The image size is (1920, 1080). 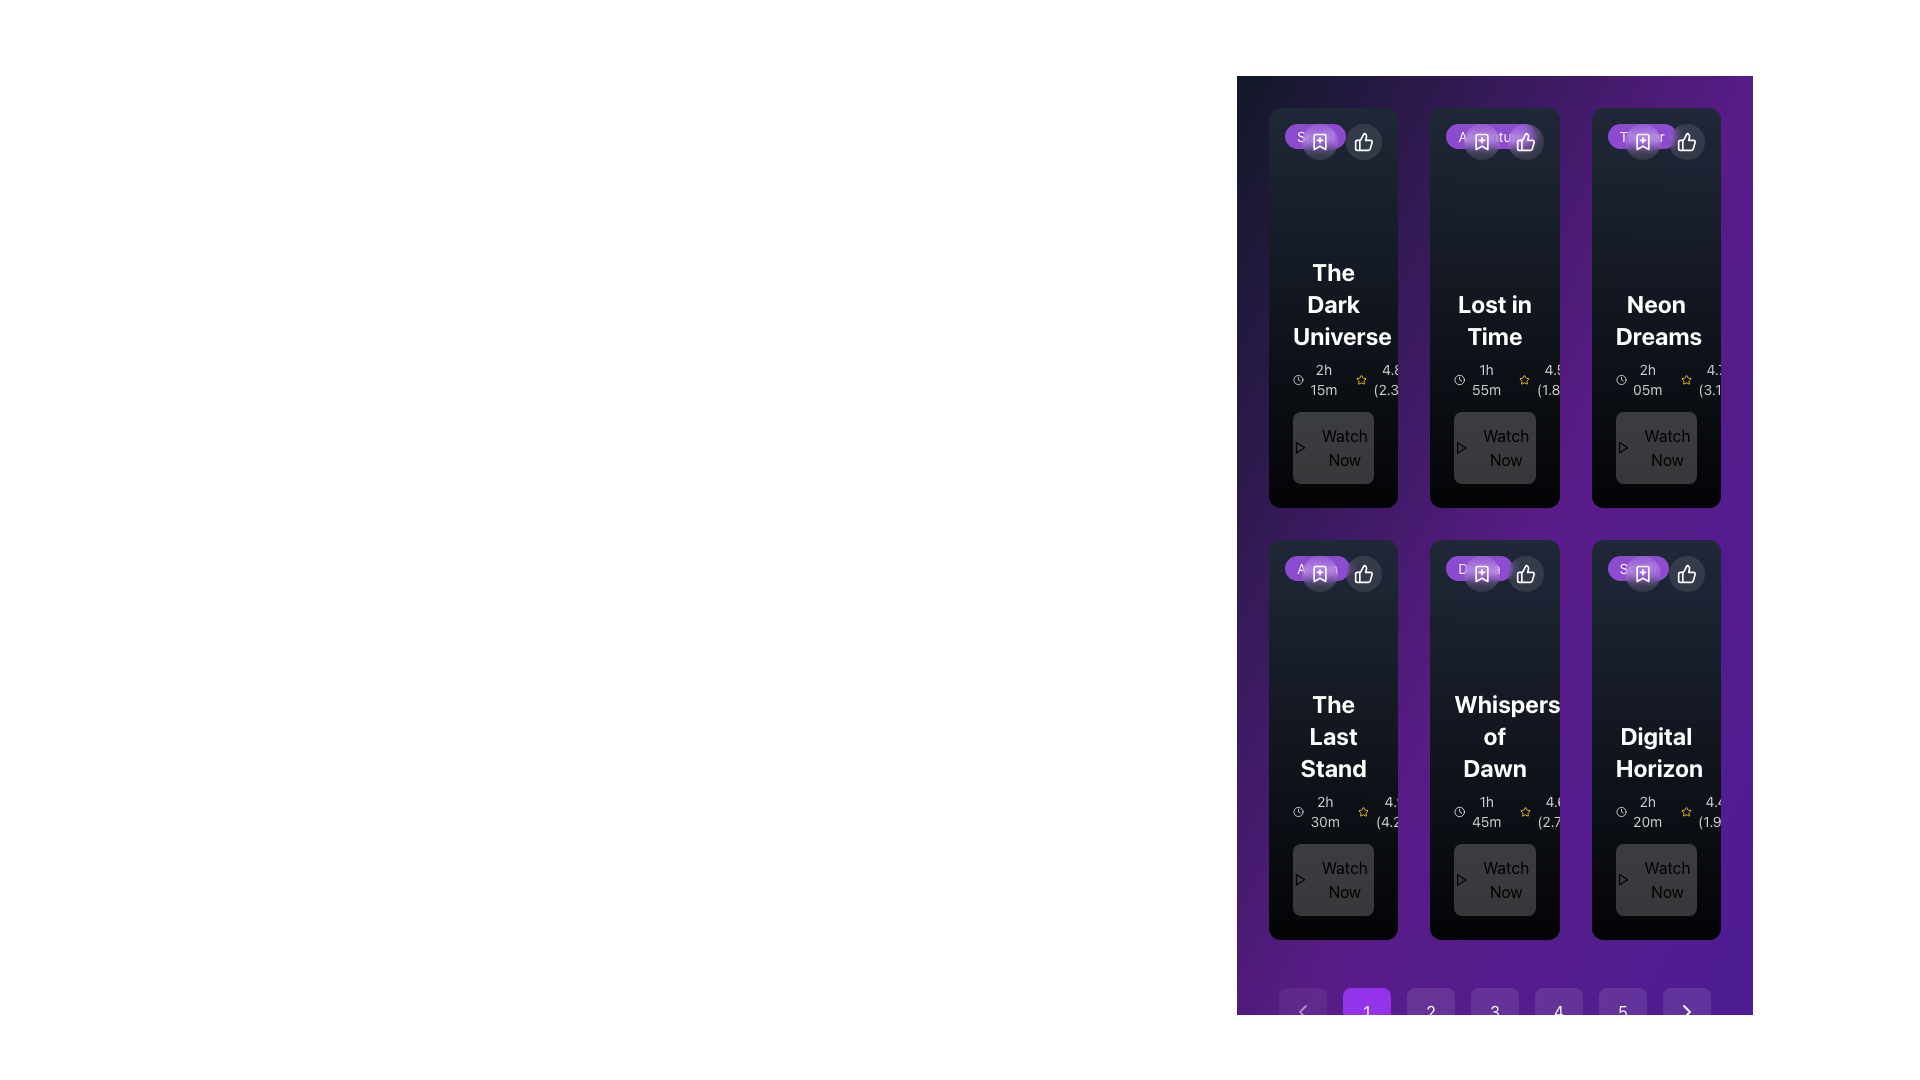 I want to click on the bookmark icon button with a plus symbol located in the top-left corner of the second row of content items, part of the control panel above 'The Last Stand', so click(x=1320, y=574).